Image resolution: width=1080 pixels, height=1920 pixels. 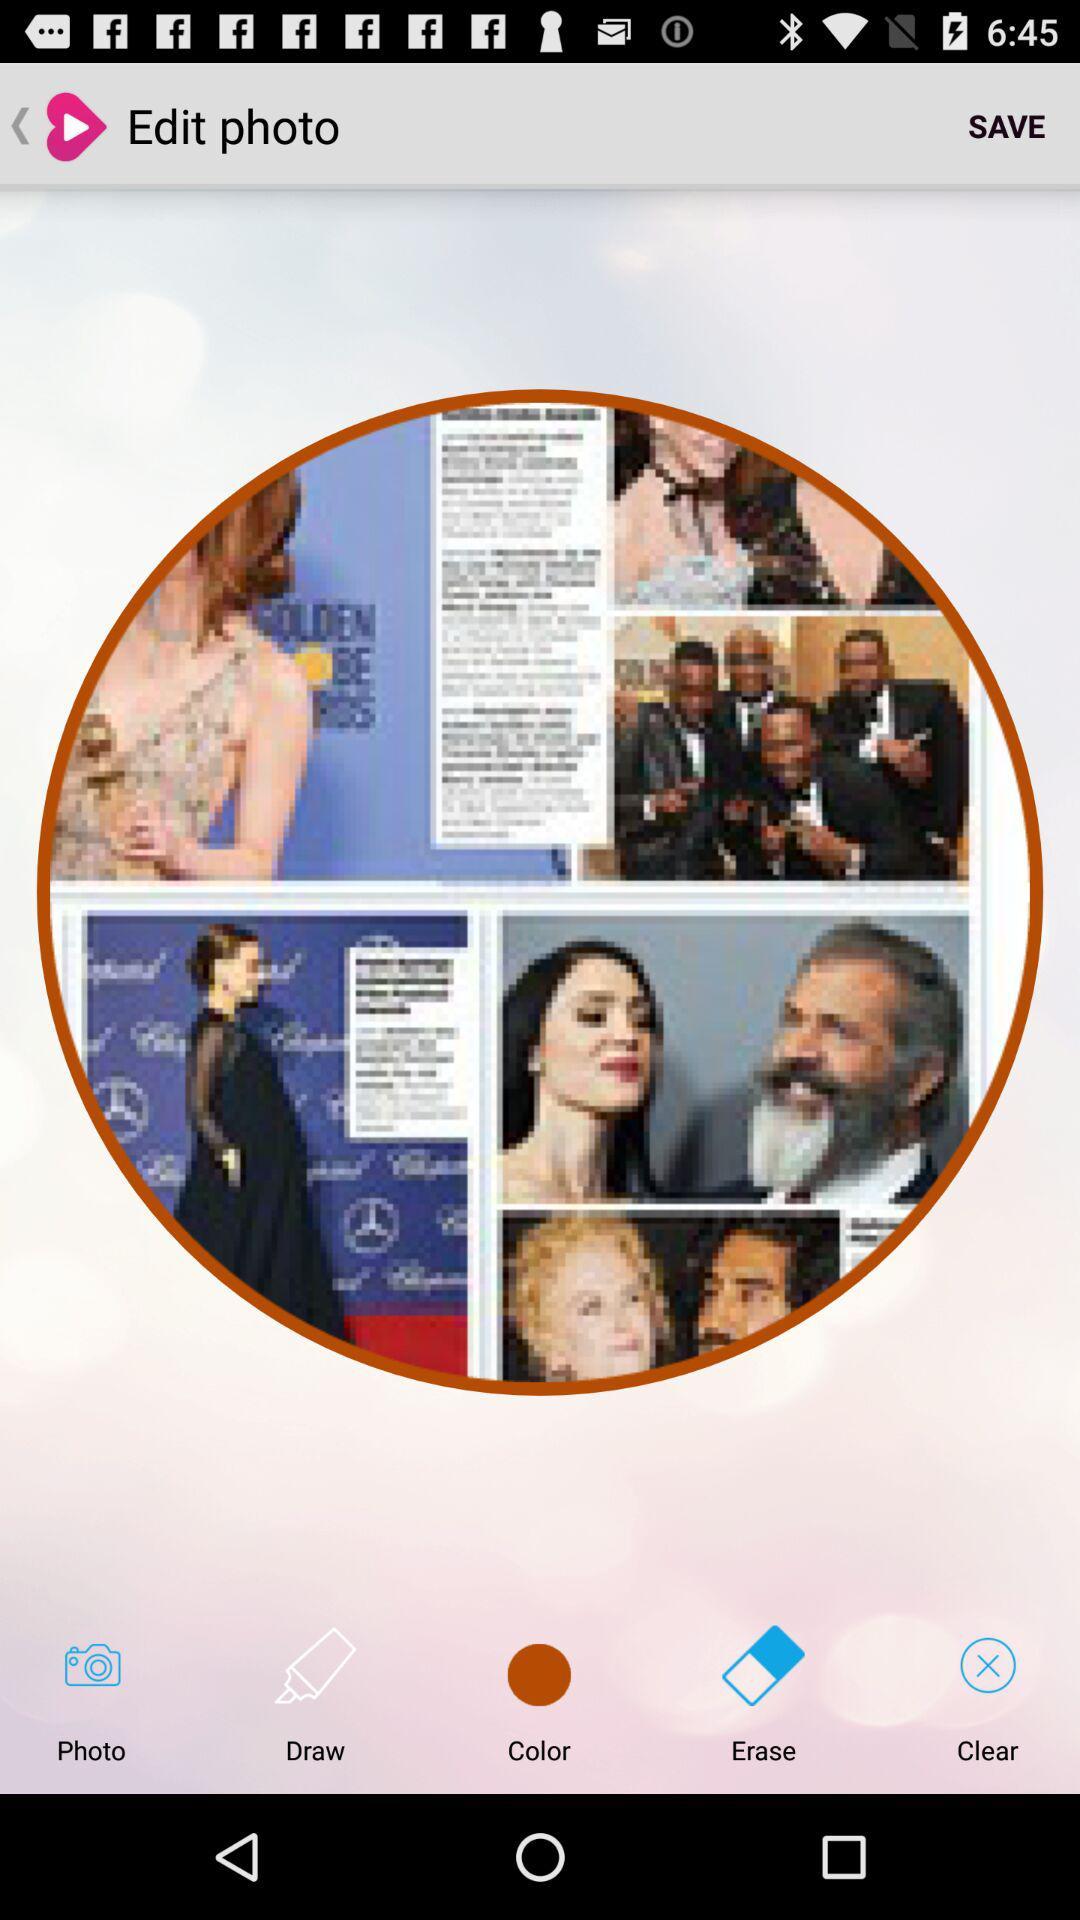 What do you see at coordinates (987, 1694) in the screenshot?
I see `the clear button` at bounding box center [987, 1694].